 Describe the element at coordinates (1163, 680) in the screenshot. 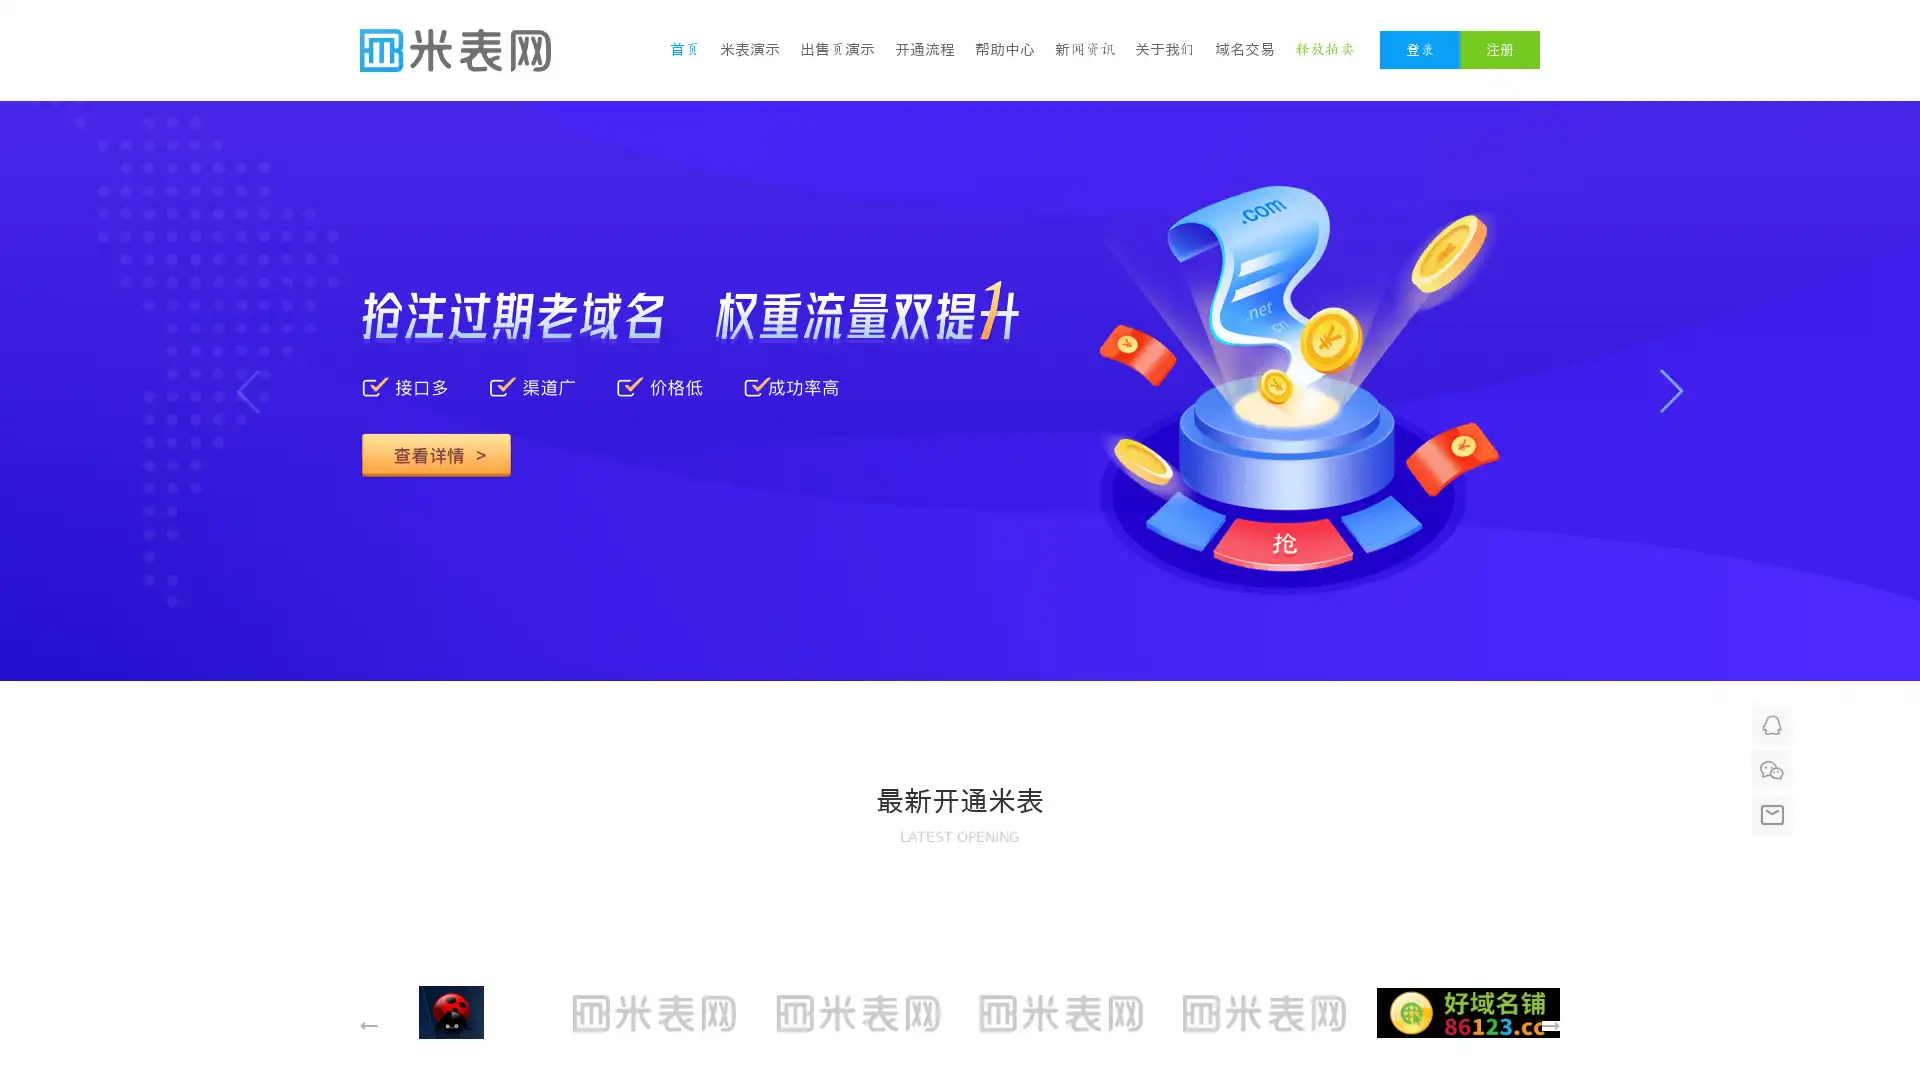

I see `Previous slide` at that location.